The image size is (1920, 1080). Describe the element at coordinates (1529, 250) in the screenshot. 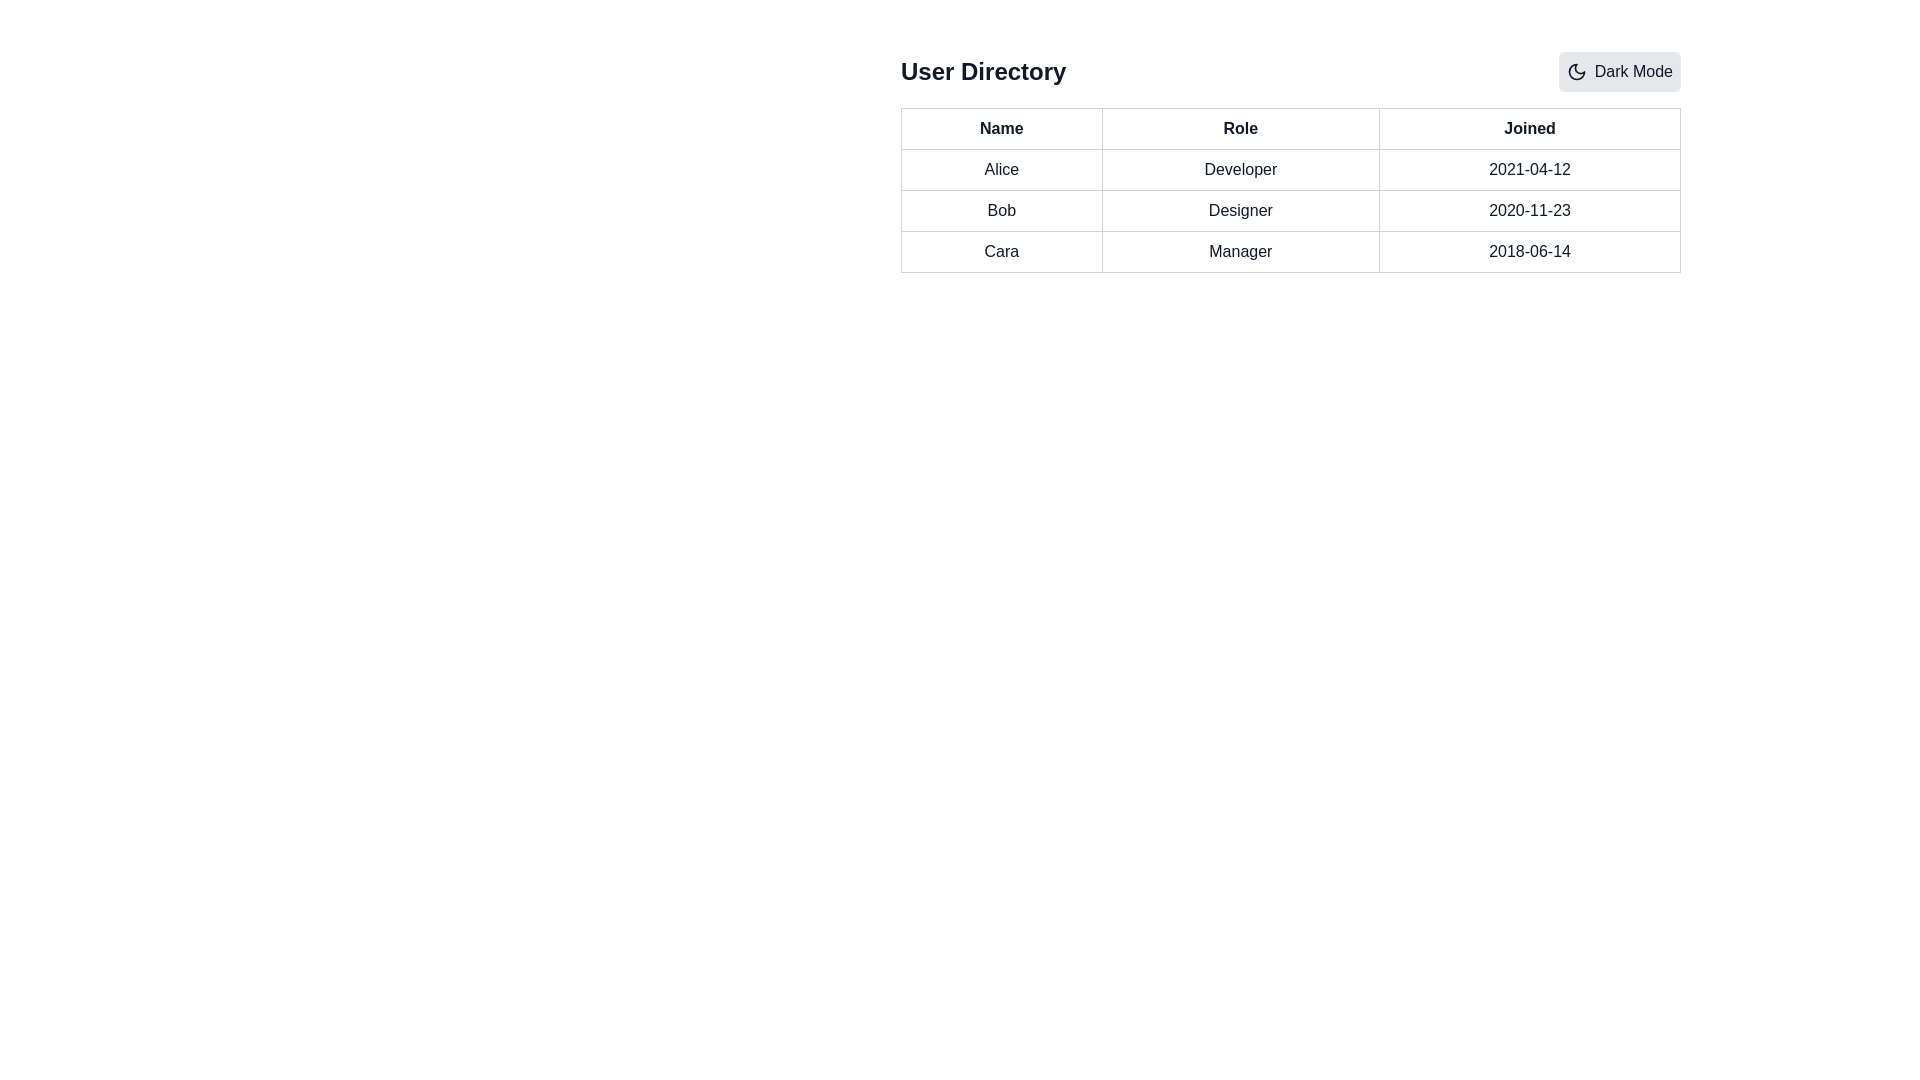

I see `the Text Display indicating the joining date (2018-06-14) for the 'Cara' user, located in the third row under the 'Joined' column of the User Directory interface` at that location.